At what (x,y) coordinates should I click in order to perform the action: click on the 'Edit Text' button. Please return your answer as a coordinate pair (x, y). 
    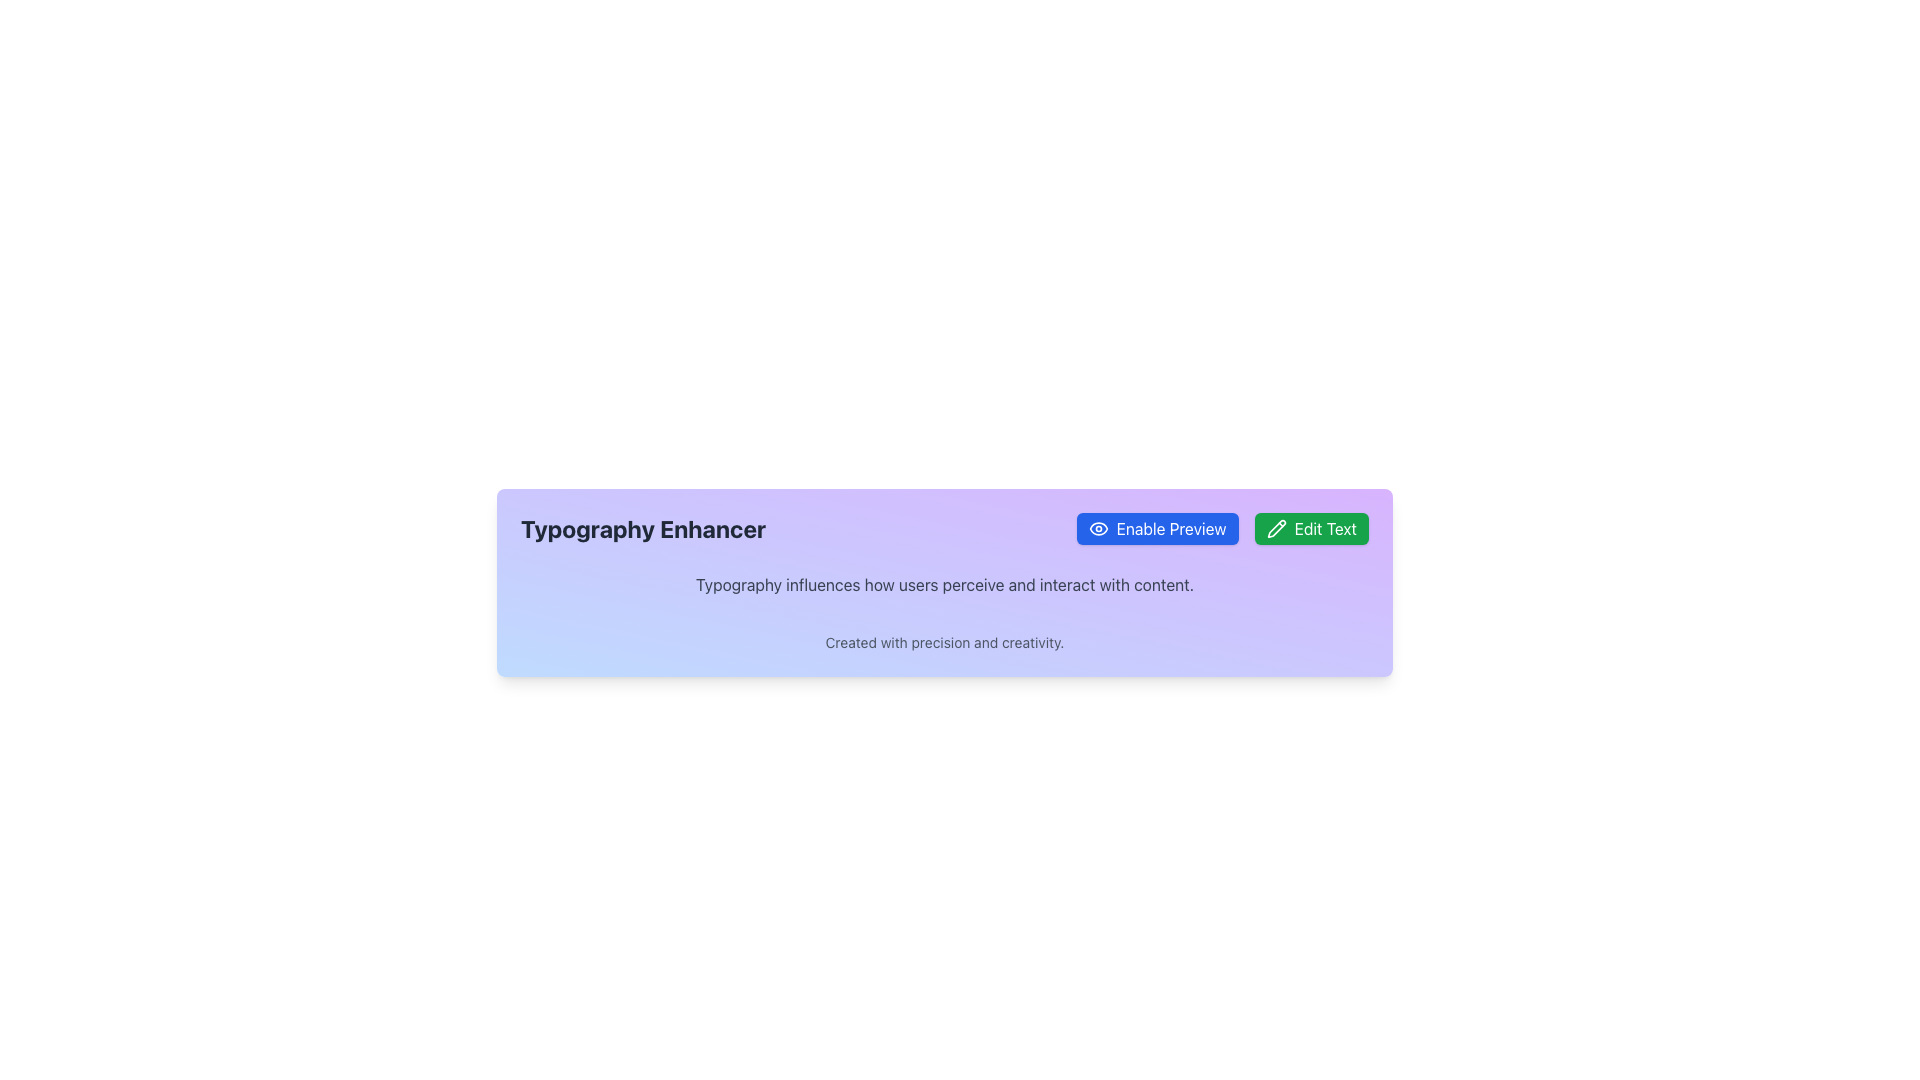
    Looking at the image, I should click on (1275, 527).